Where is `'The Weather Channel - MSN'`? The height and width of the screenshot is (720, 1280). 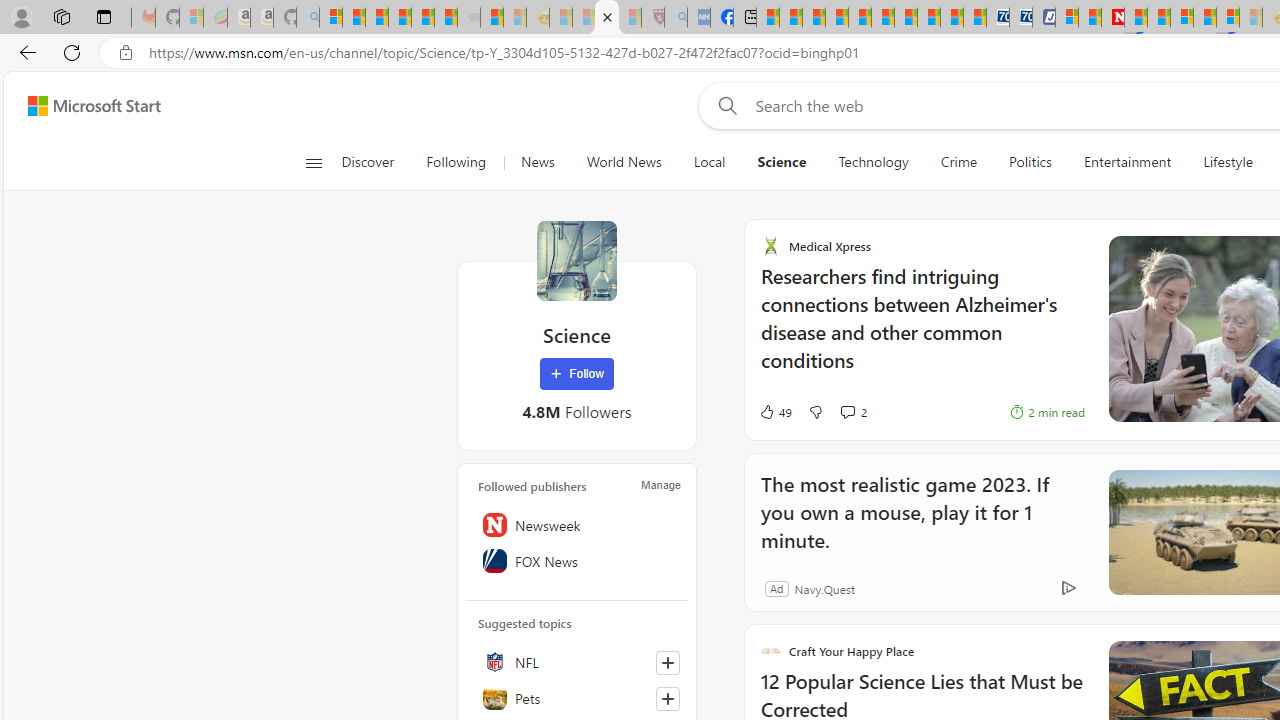 'The Weather Channel - MSN' is located at coordinates (376, 17).